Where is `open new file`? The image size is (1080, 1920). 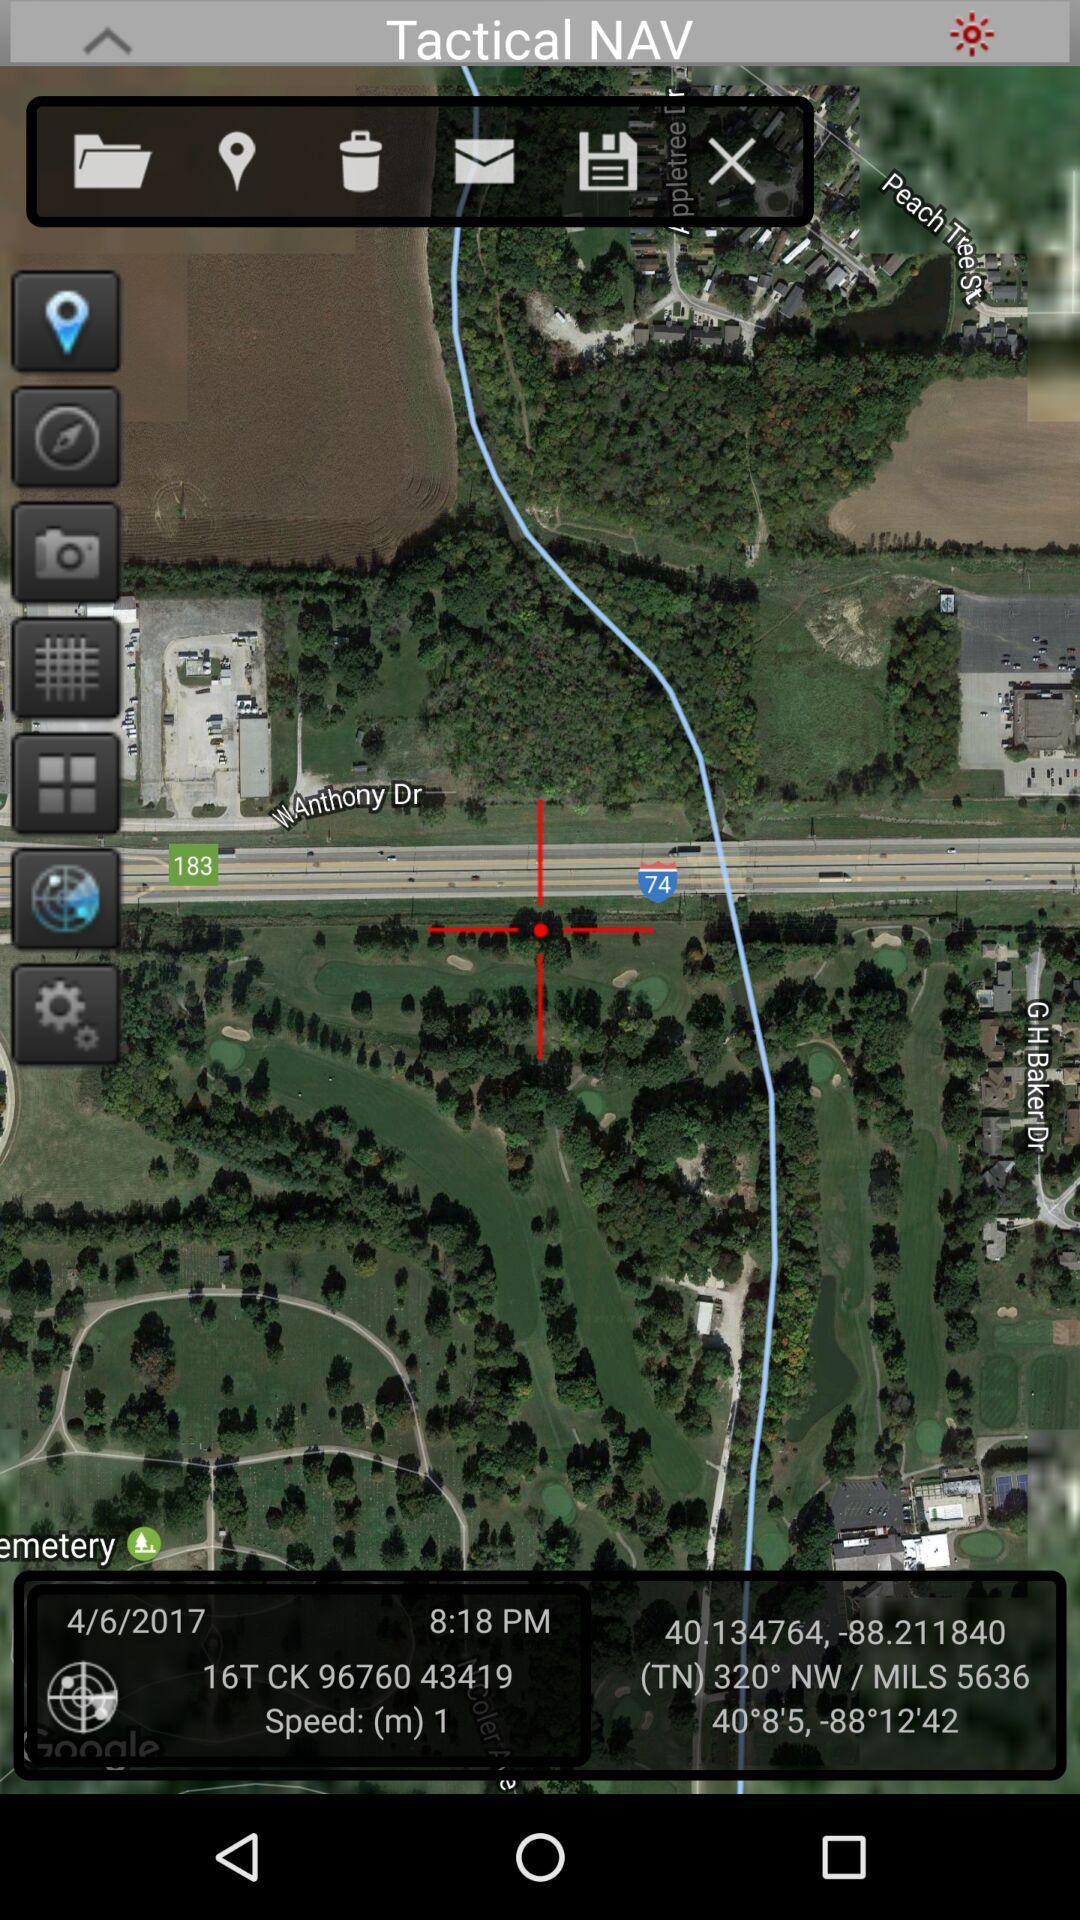 open new file is located at coordinates (133, 156).